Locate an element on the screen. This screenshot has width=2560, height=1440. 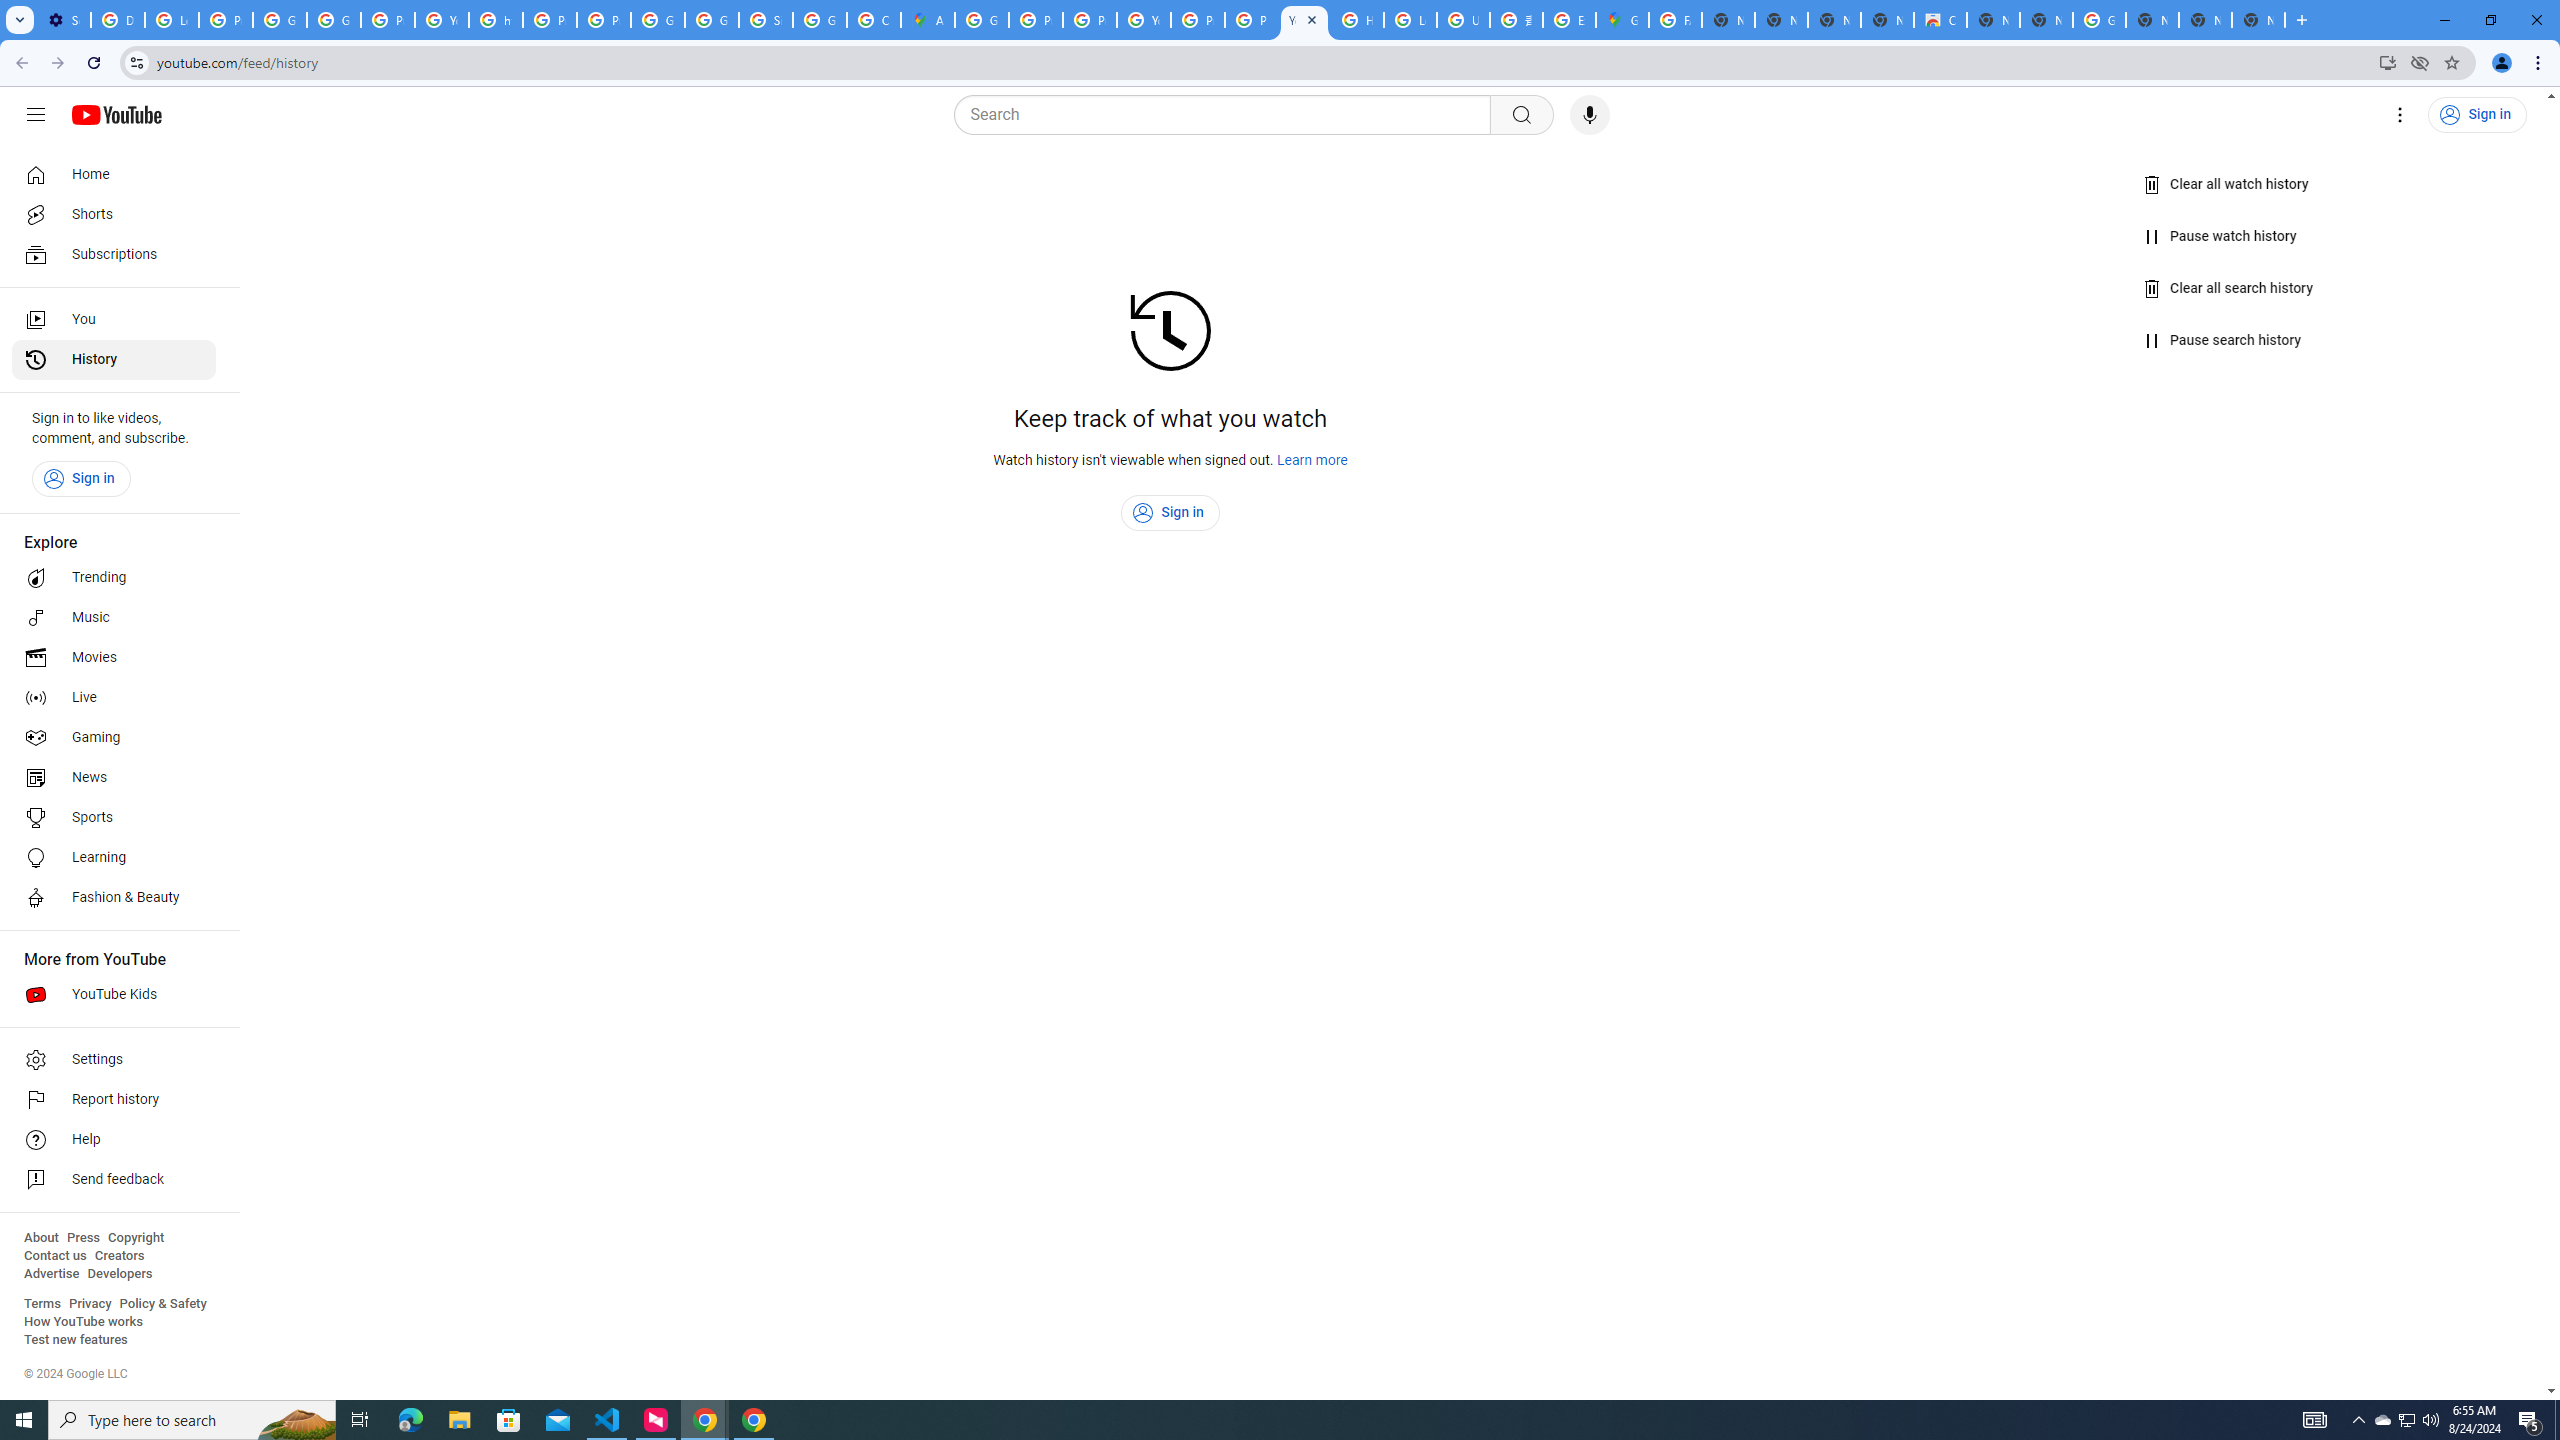
'Advertise' is located at coordinates (50, 1272).